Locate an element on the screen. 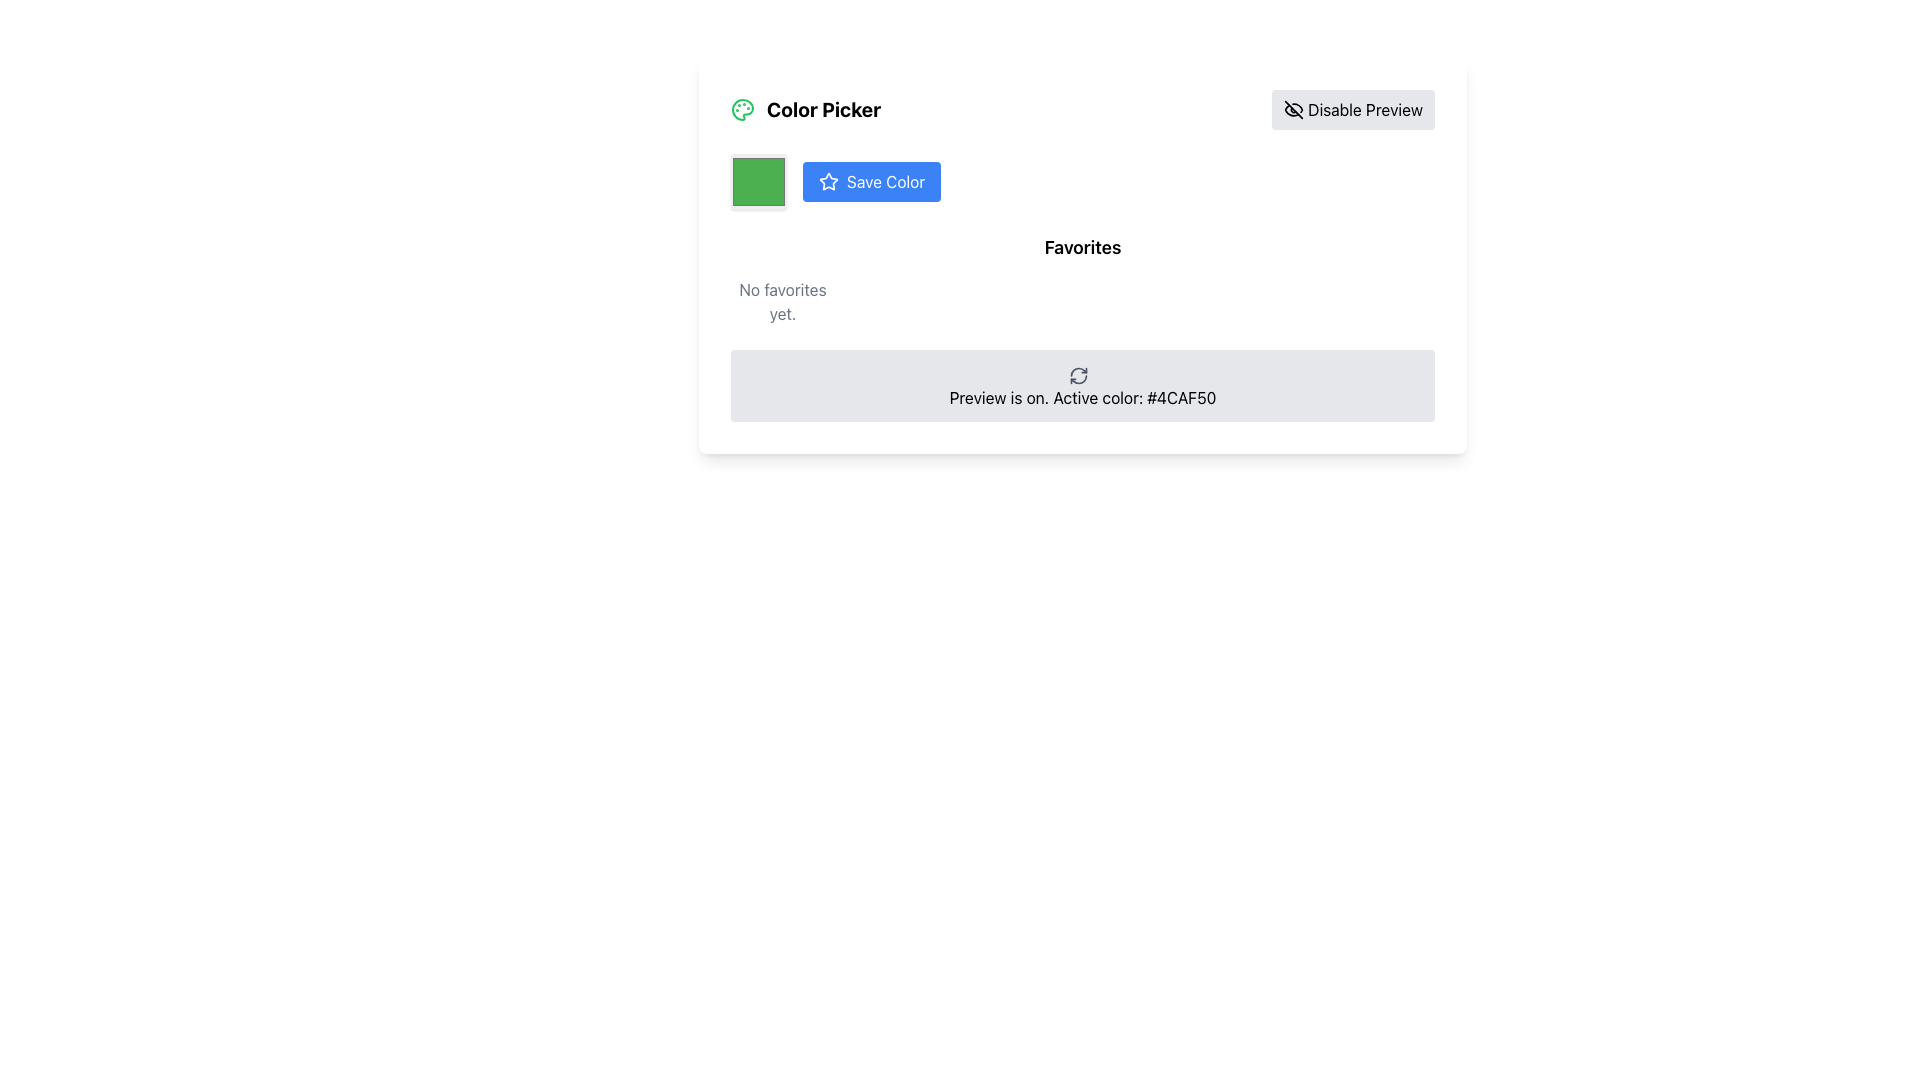  the eye-off icon within the 'Disable Preview' button located in the top-right corner of the interface, which indicates that clicking it will disable the preview functionality is located at coordinates (1294, 110).